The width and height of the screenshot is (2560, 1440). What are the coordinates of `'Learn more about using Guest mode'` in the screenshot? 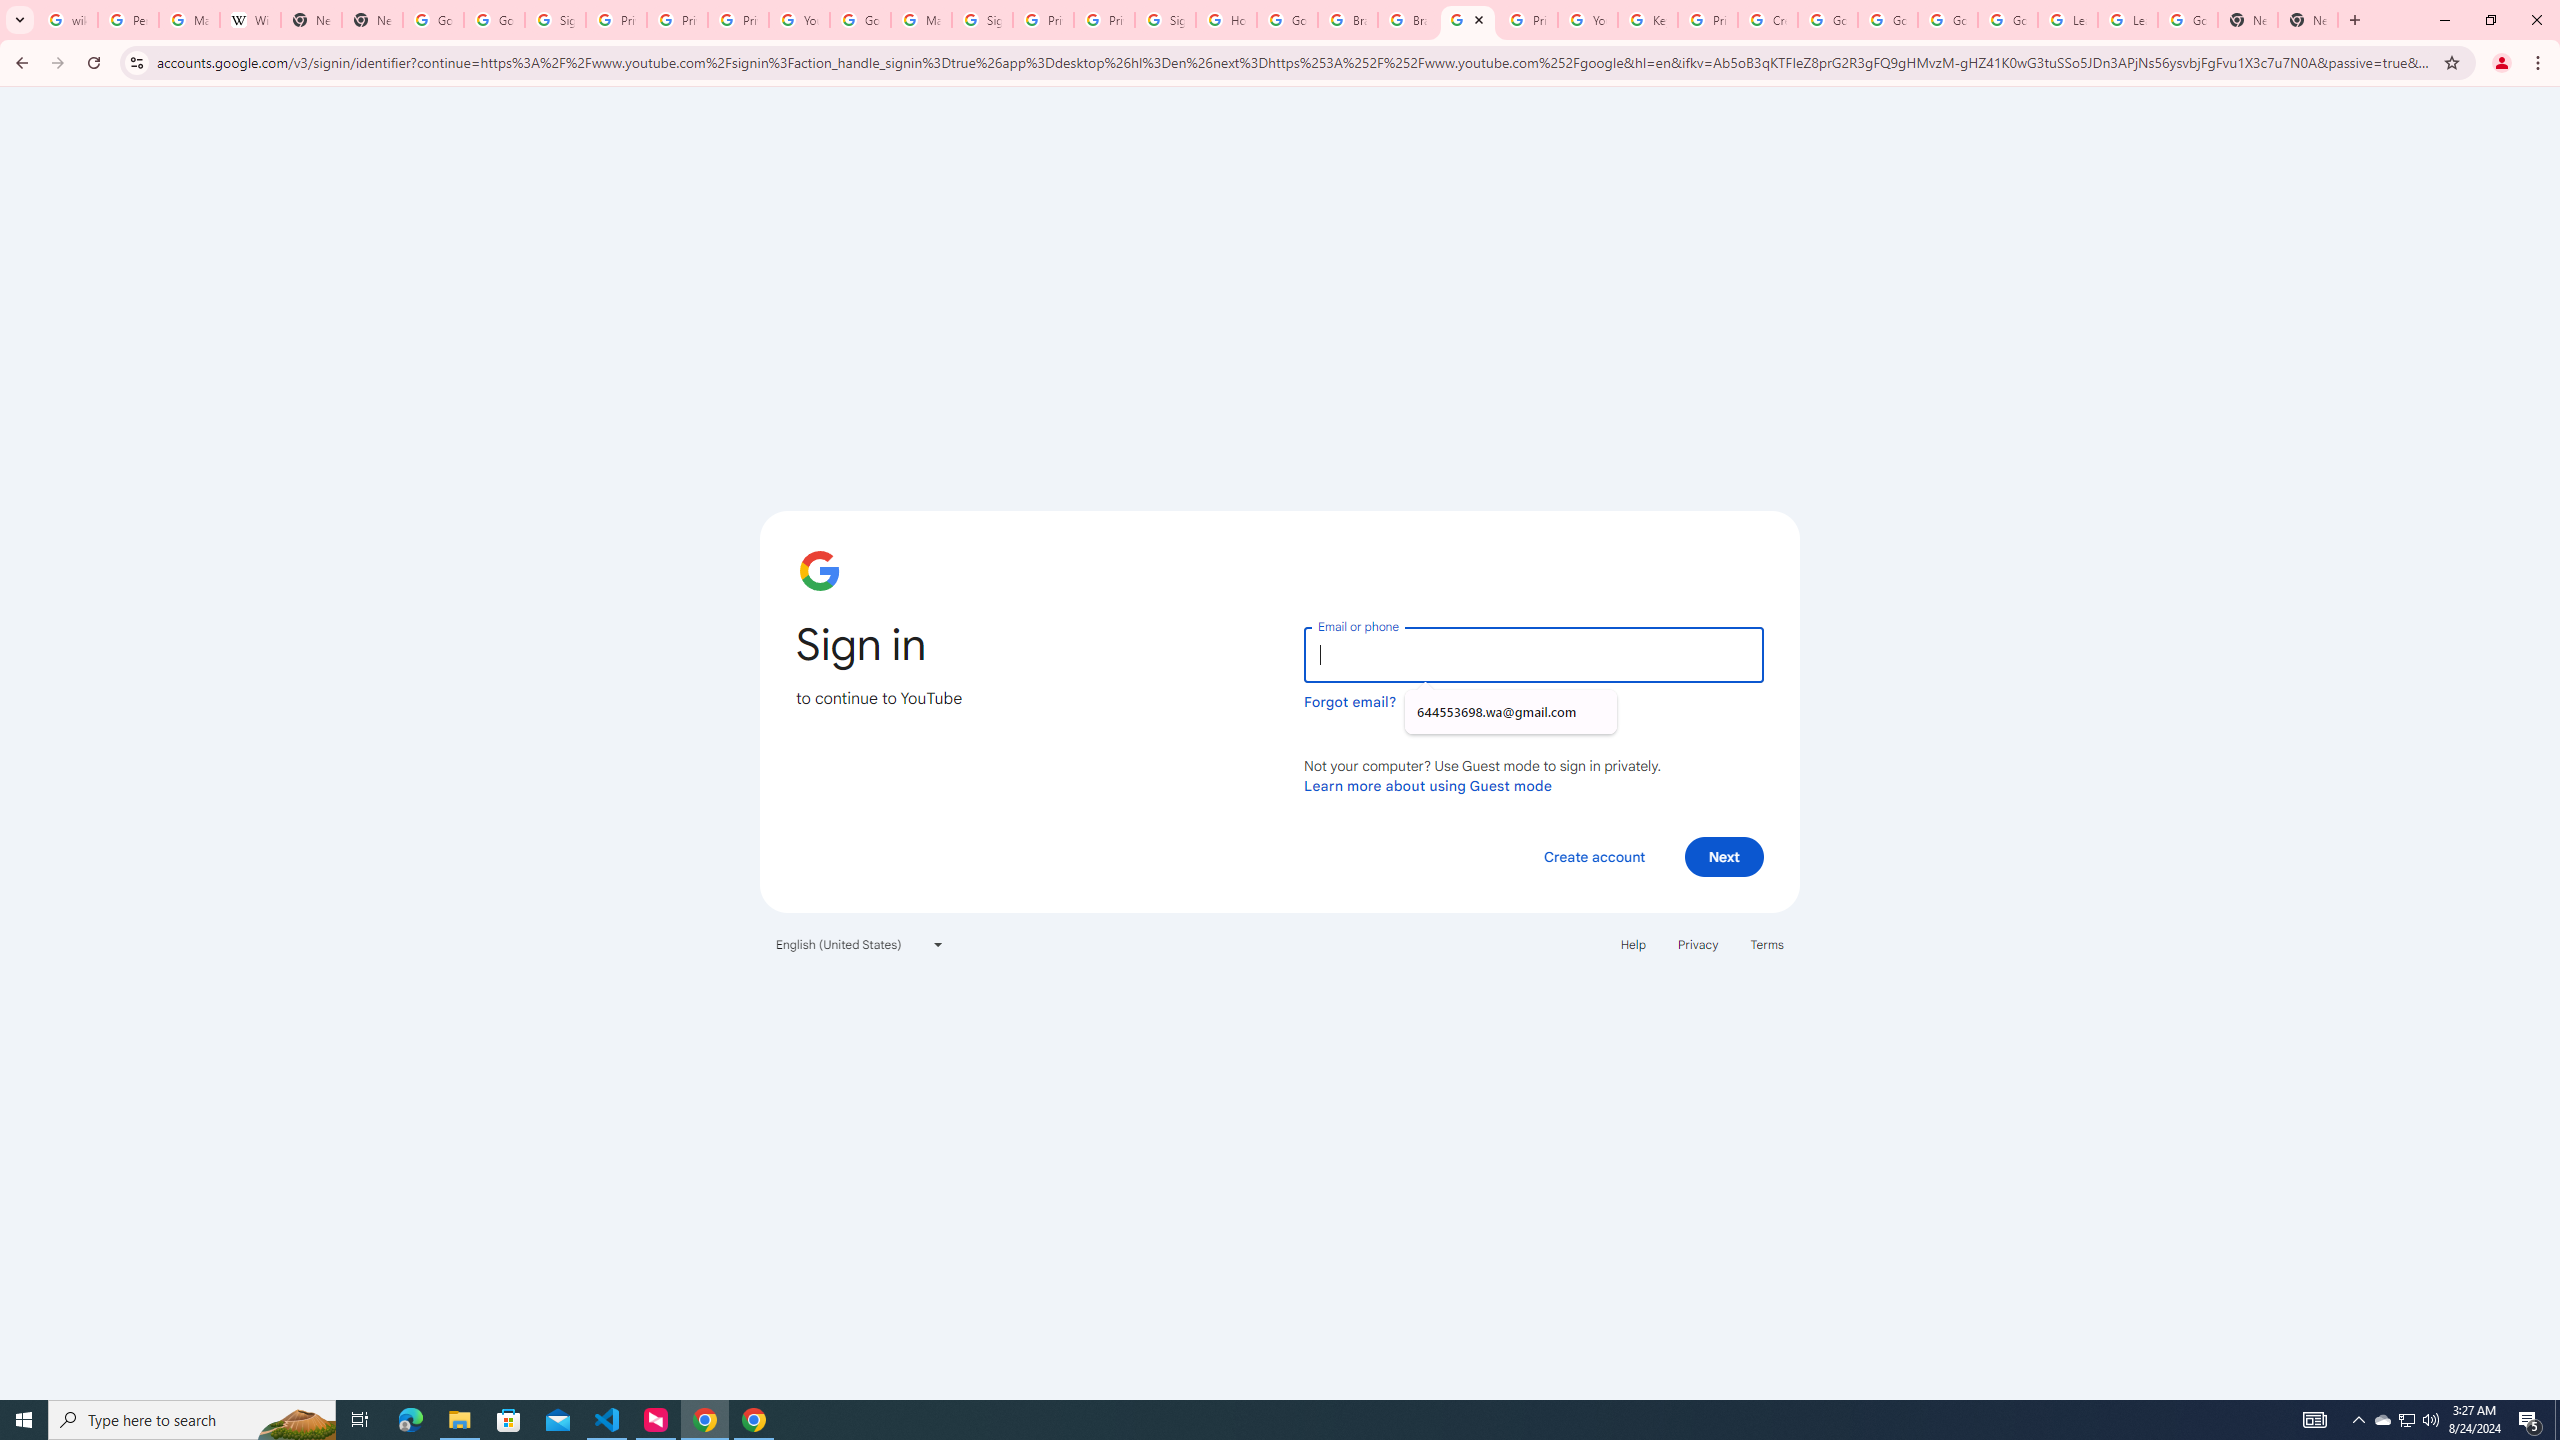 It's located at (1427, 785).